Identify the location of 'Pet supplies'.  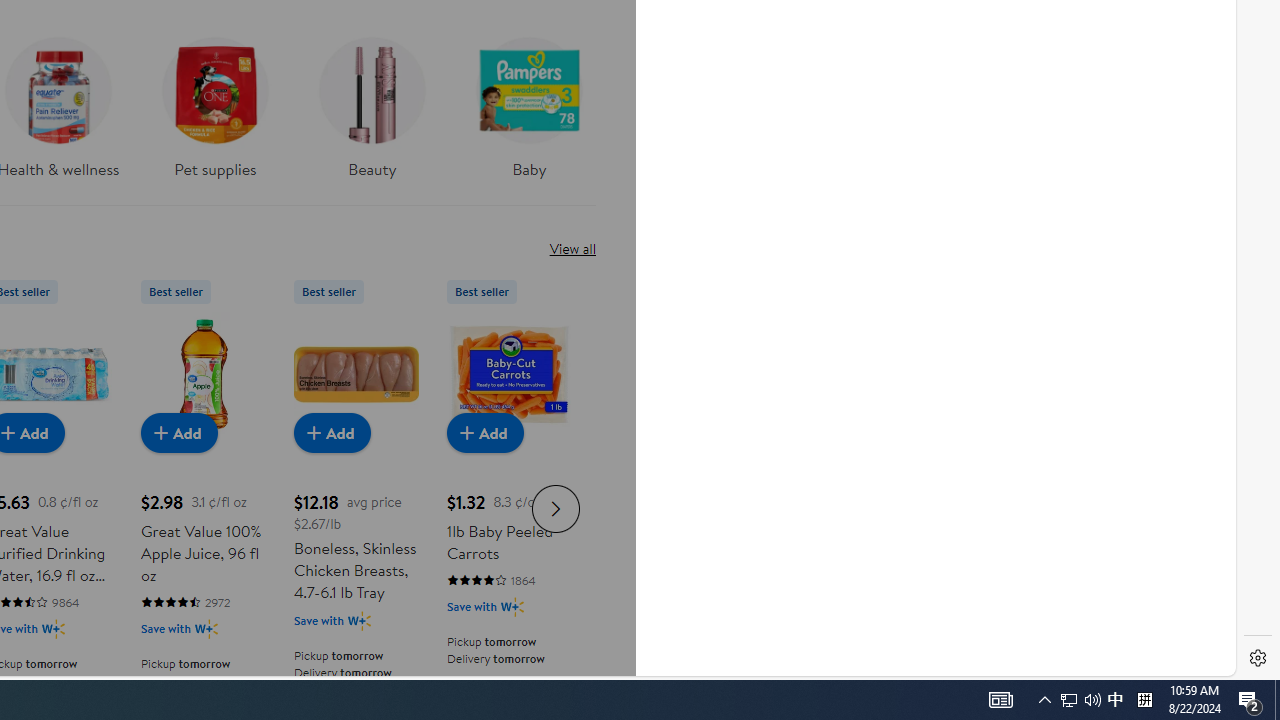
(215, 101).